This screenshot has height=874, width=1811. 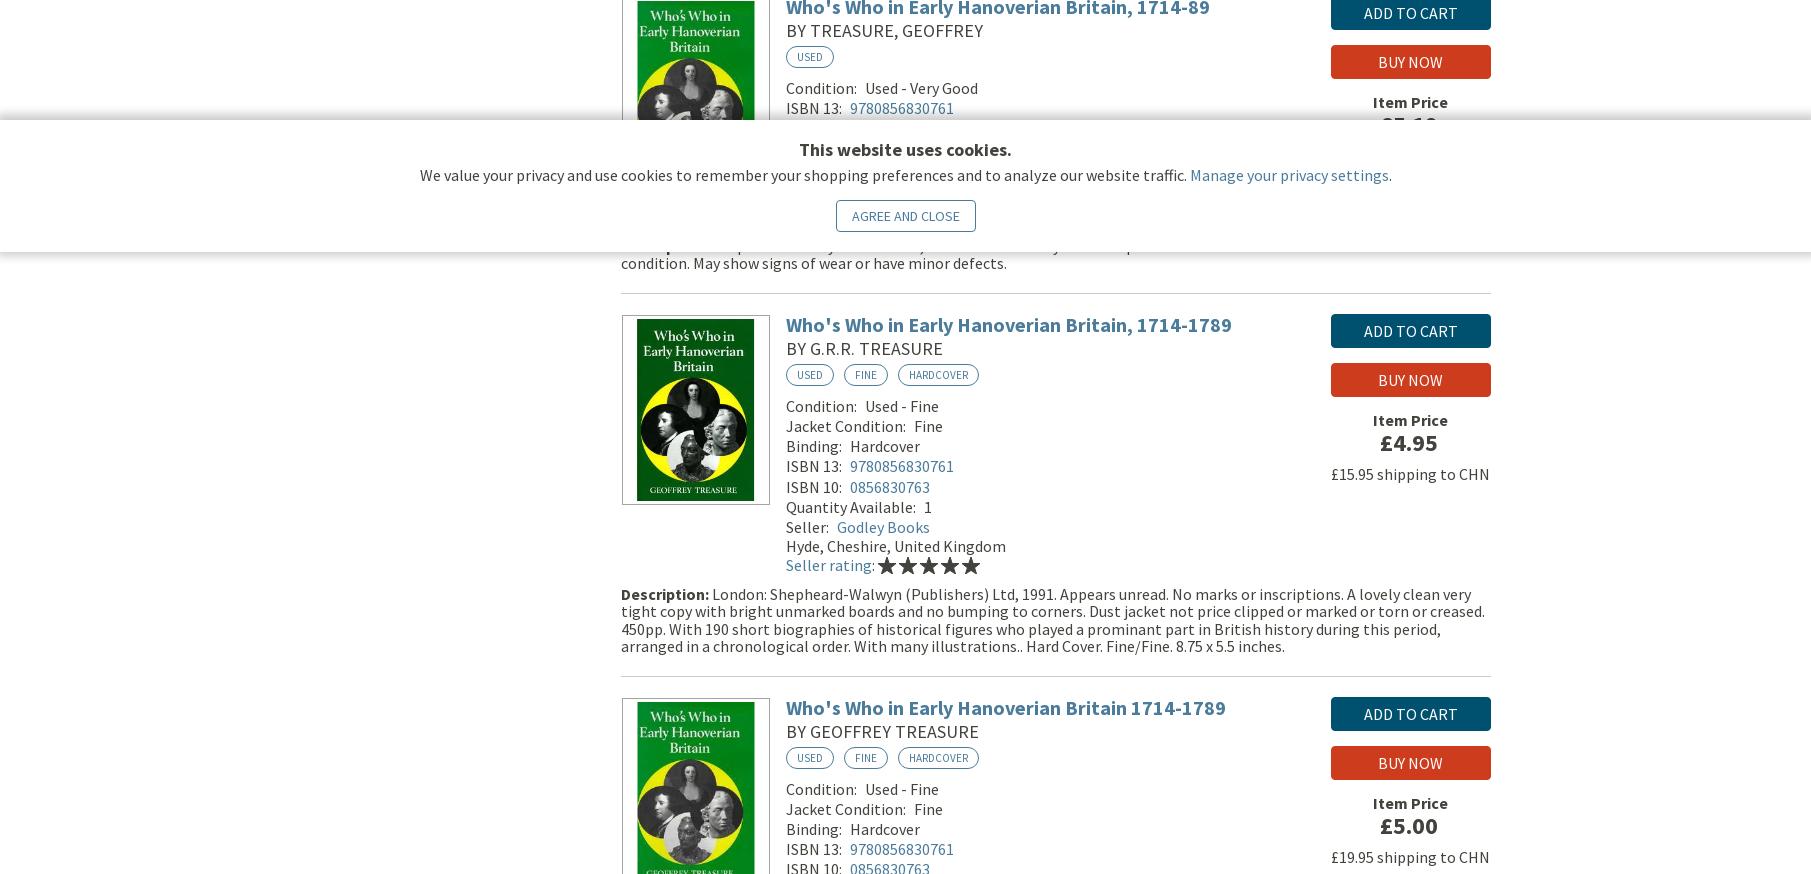 I want to click on 'This website uses cookies.', so click(x=905, y=148).